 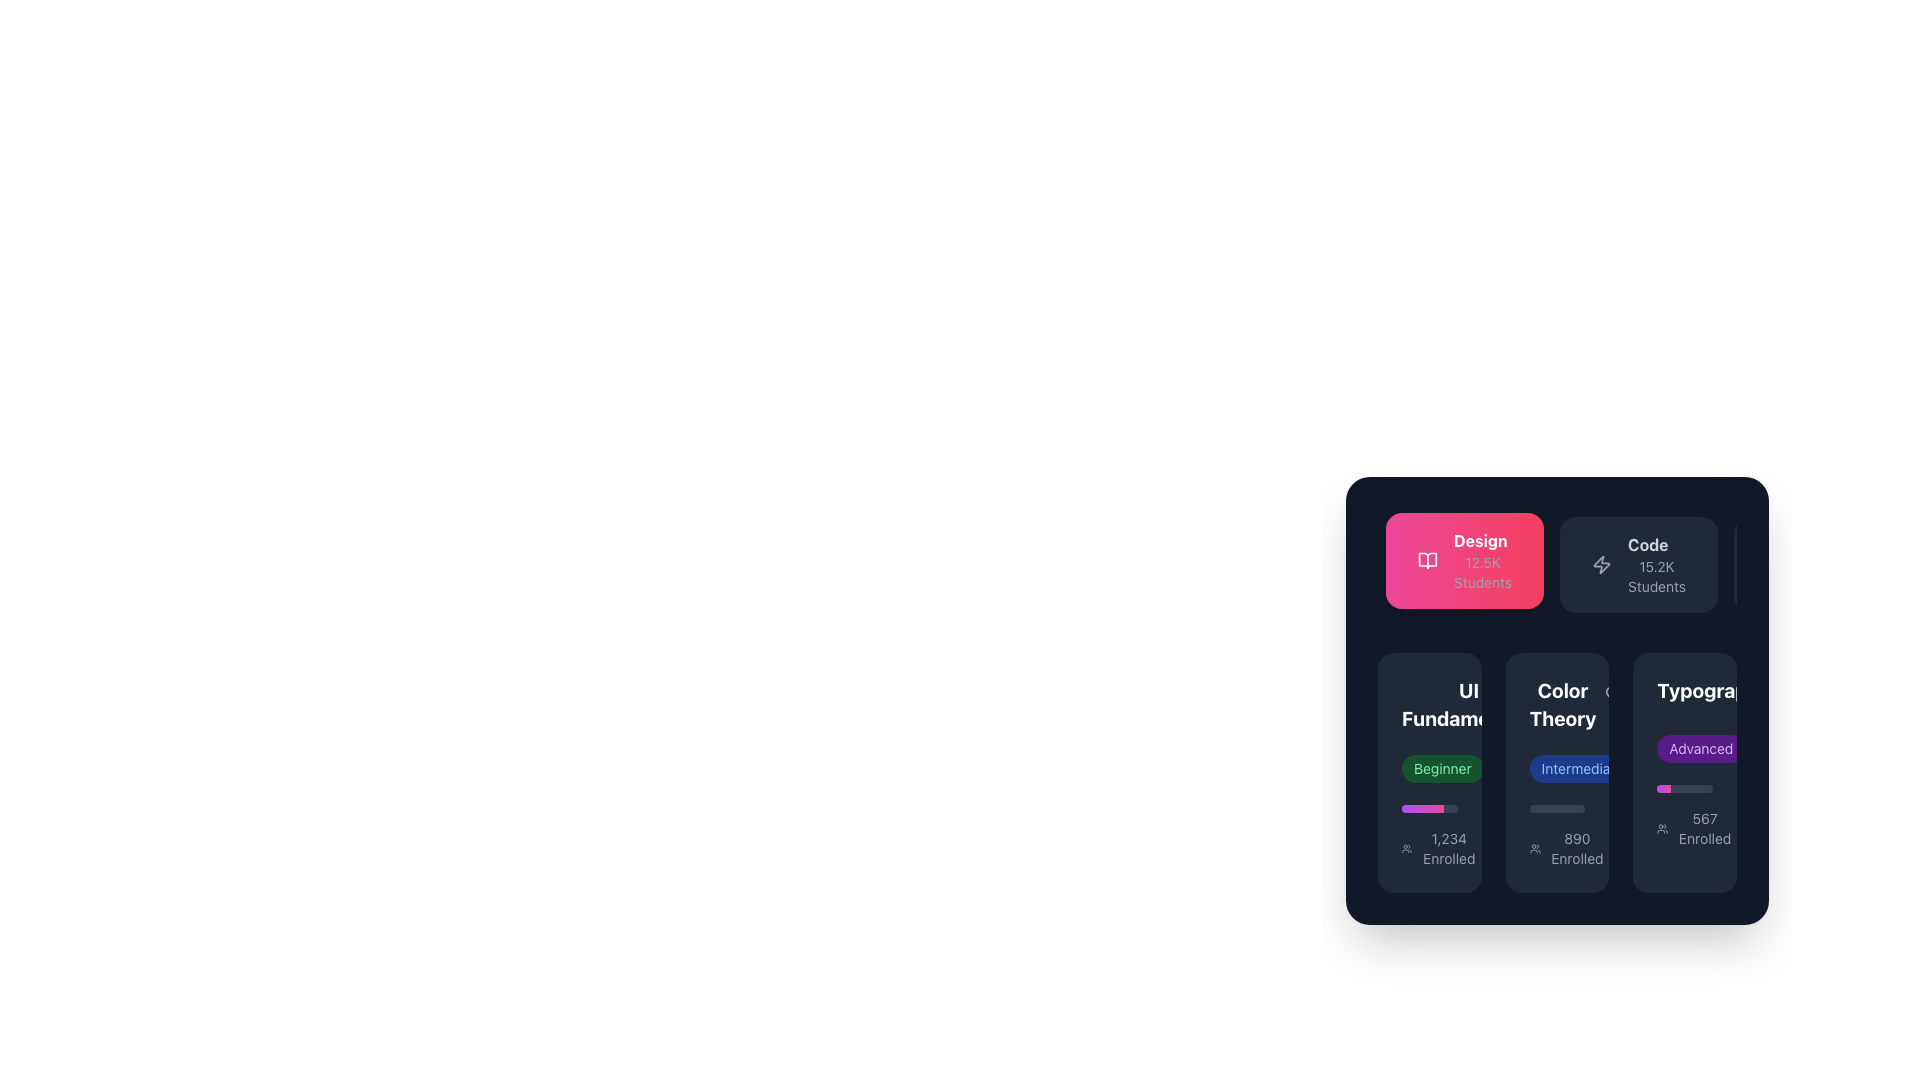 I want to click on the label with the text 'Intermediate', which is a small rectangular label with rounded corners, filled with a dark blue background, located in the 'Color Theory' section above the progress indicator, so click(x=1581, y=767).